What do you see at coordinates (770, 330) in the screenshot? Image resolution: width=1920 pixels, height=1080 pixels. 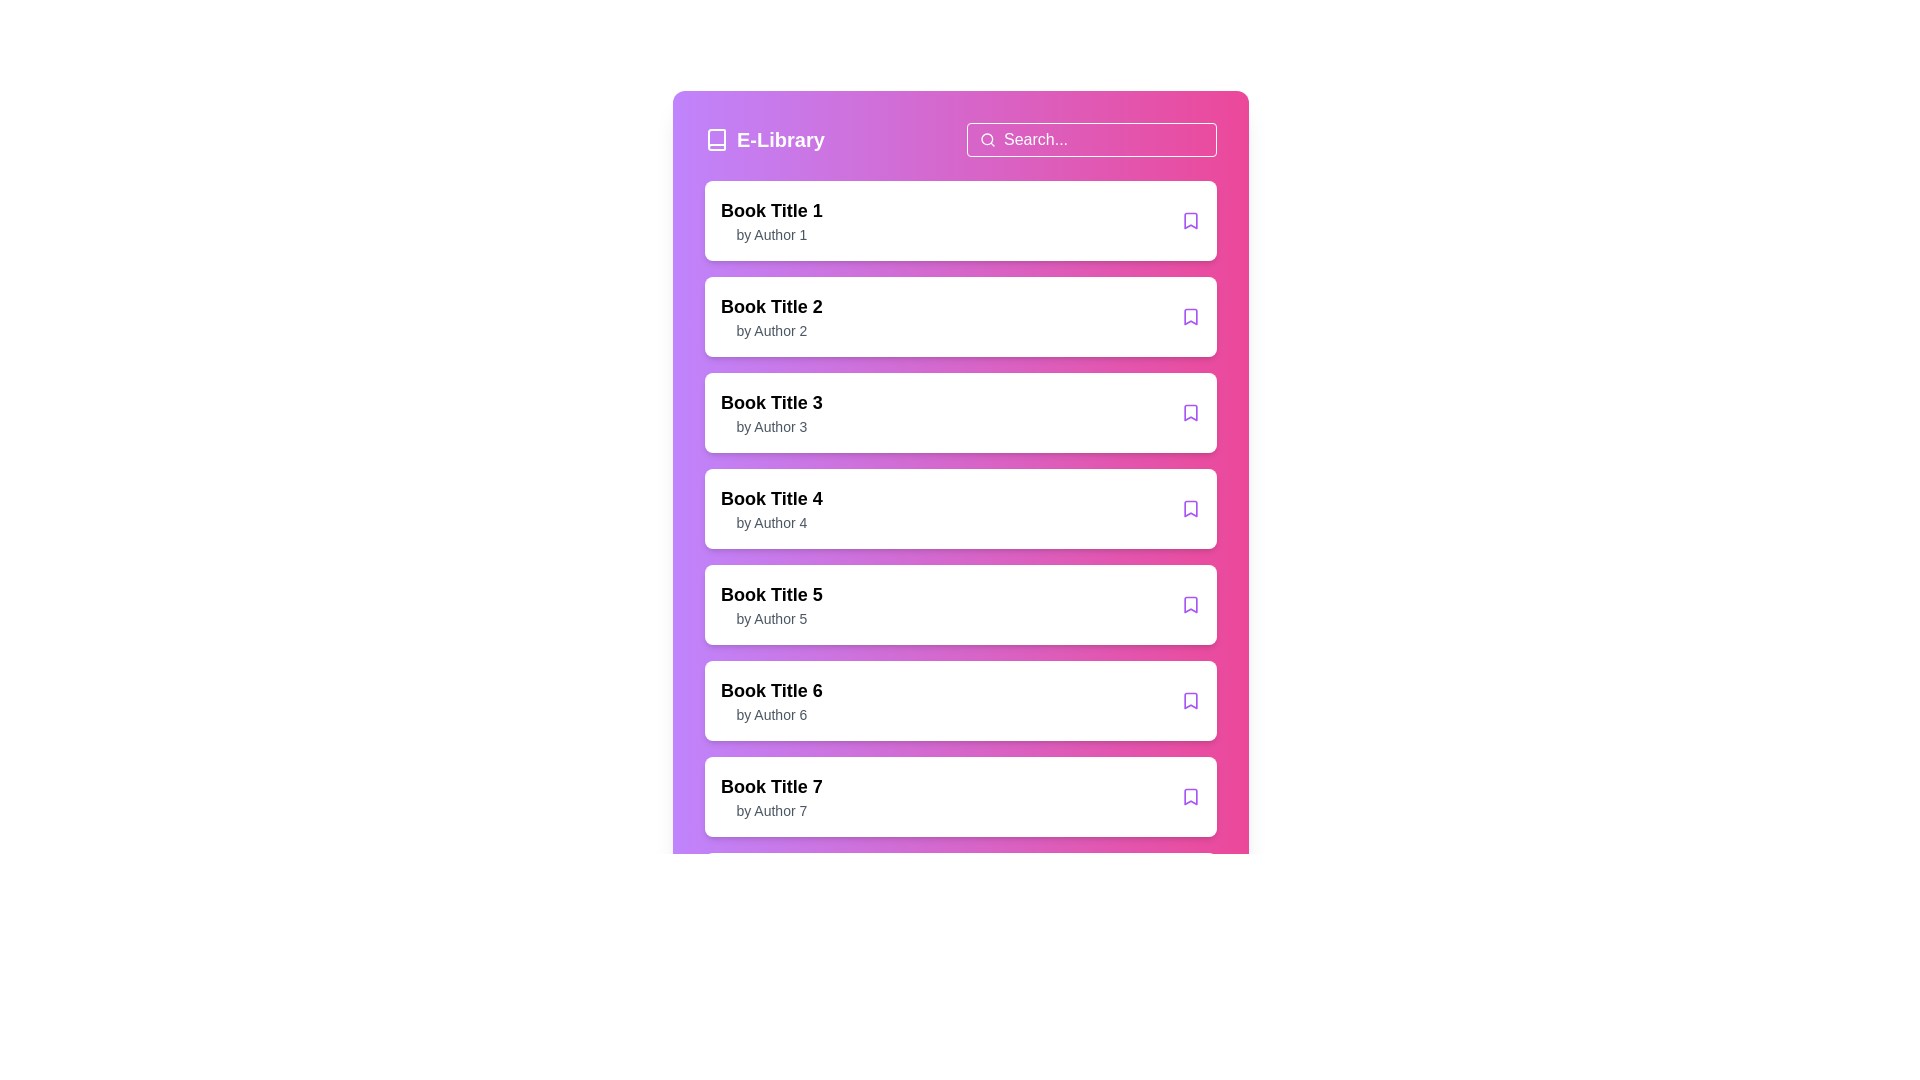 I see `the text label displaying 'by Author 2', which is styled in gray and located below 'Book Title 2' in the second book card` at bounding box center [770, 330].